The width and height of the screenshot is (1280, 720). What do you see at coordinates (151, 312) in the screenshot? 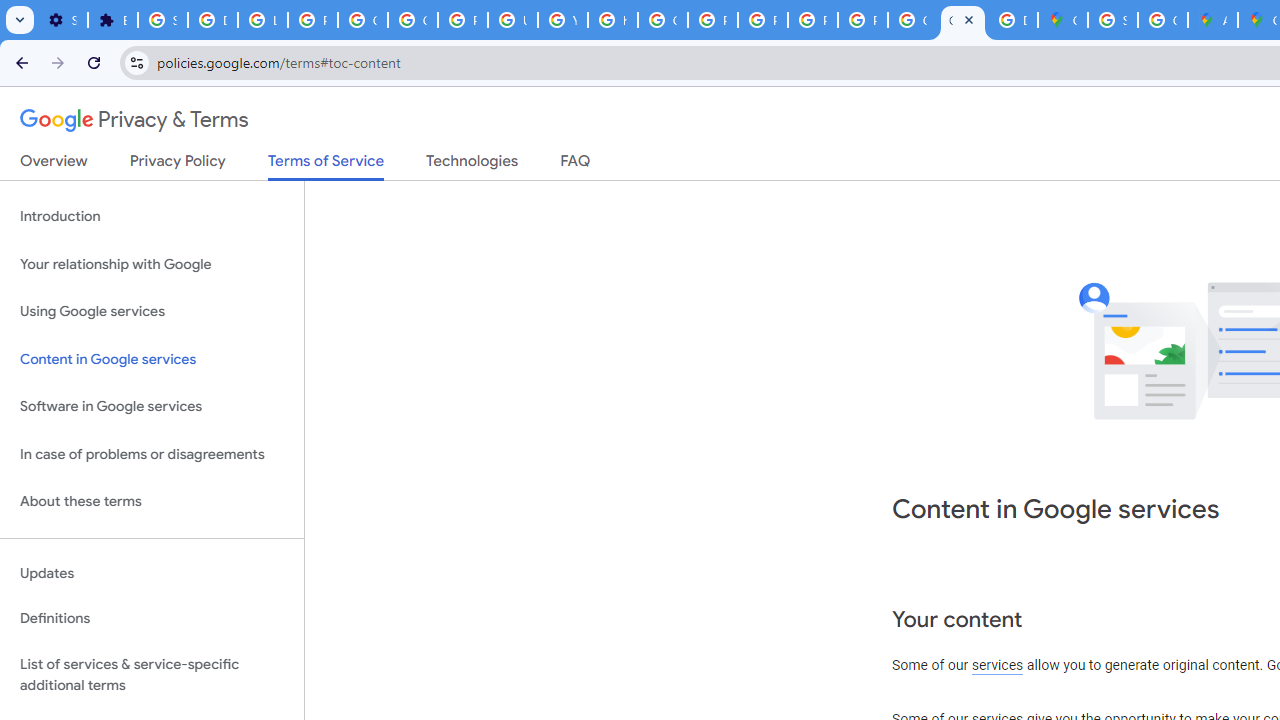
I see `'Using Google services'` at bounding box center [151, 312].